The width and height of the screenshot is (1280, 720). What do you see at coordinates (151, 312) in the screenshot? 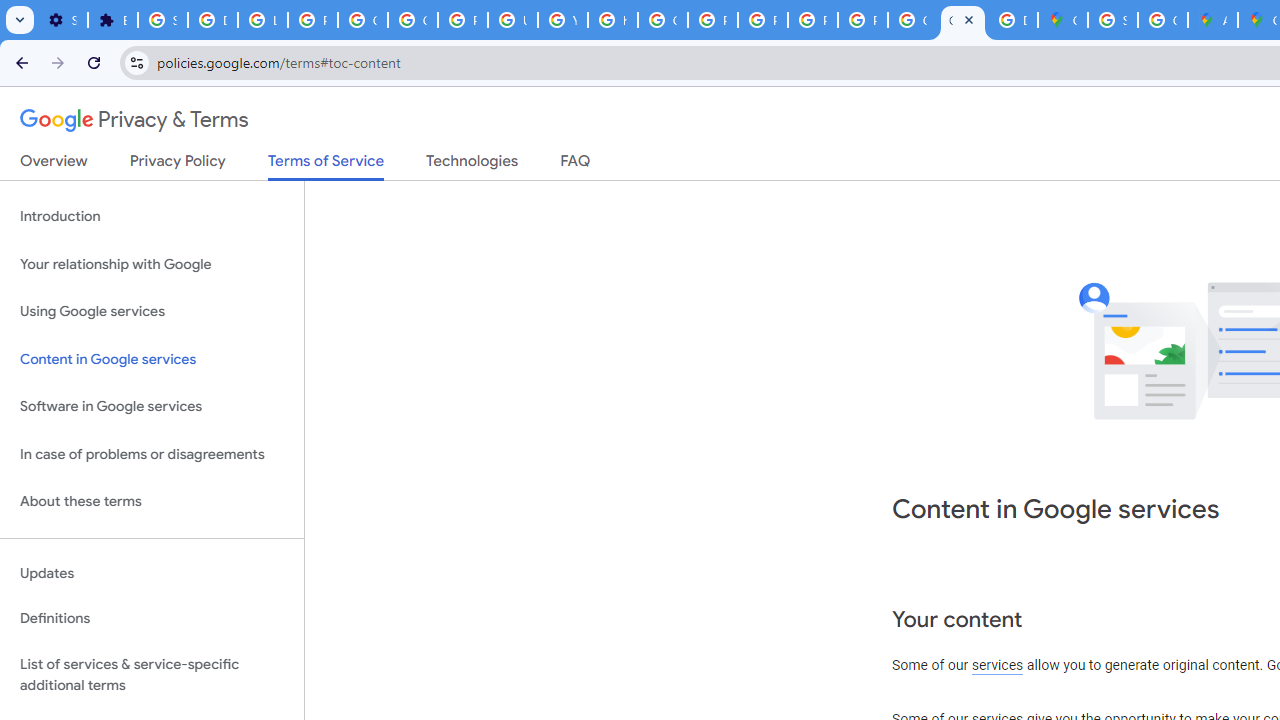
I see `'Using Google services'` at bounding box center [151, 312].